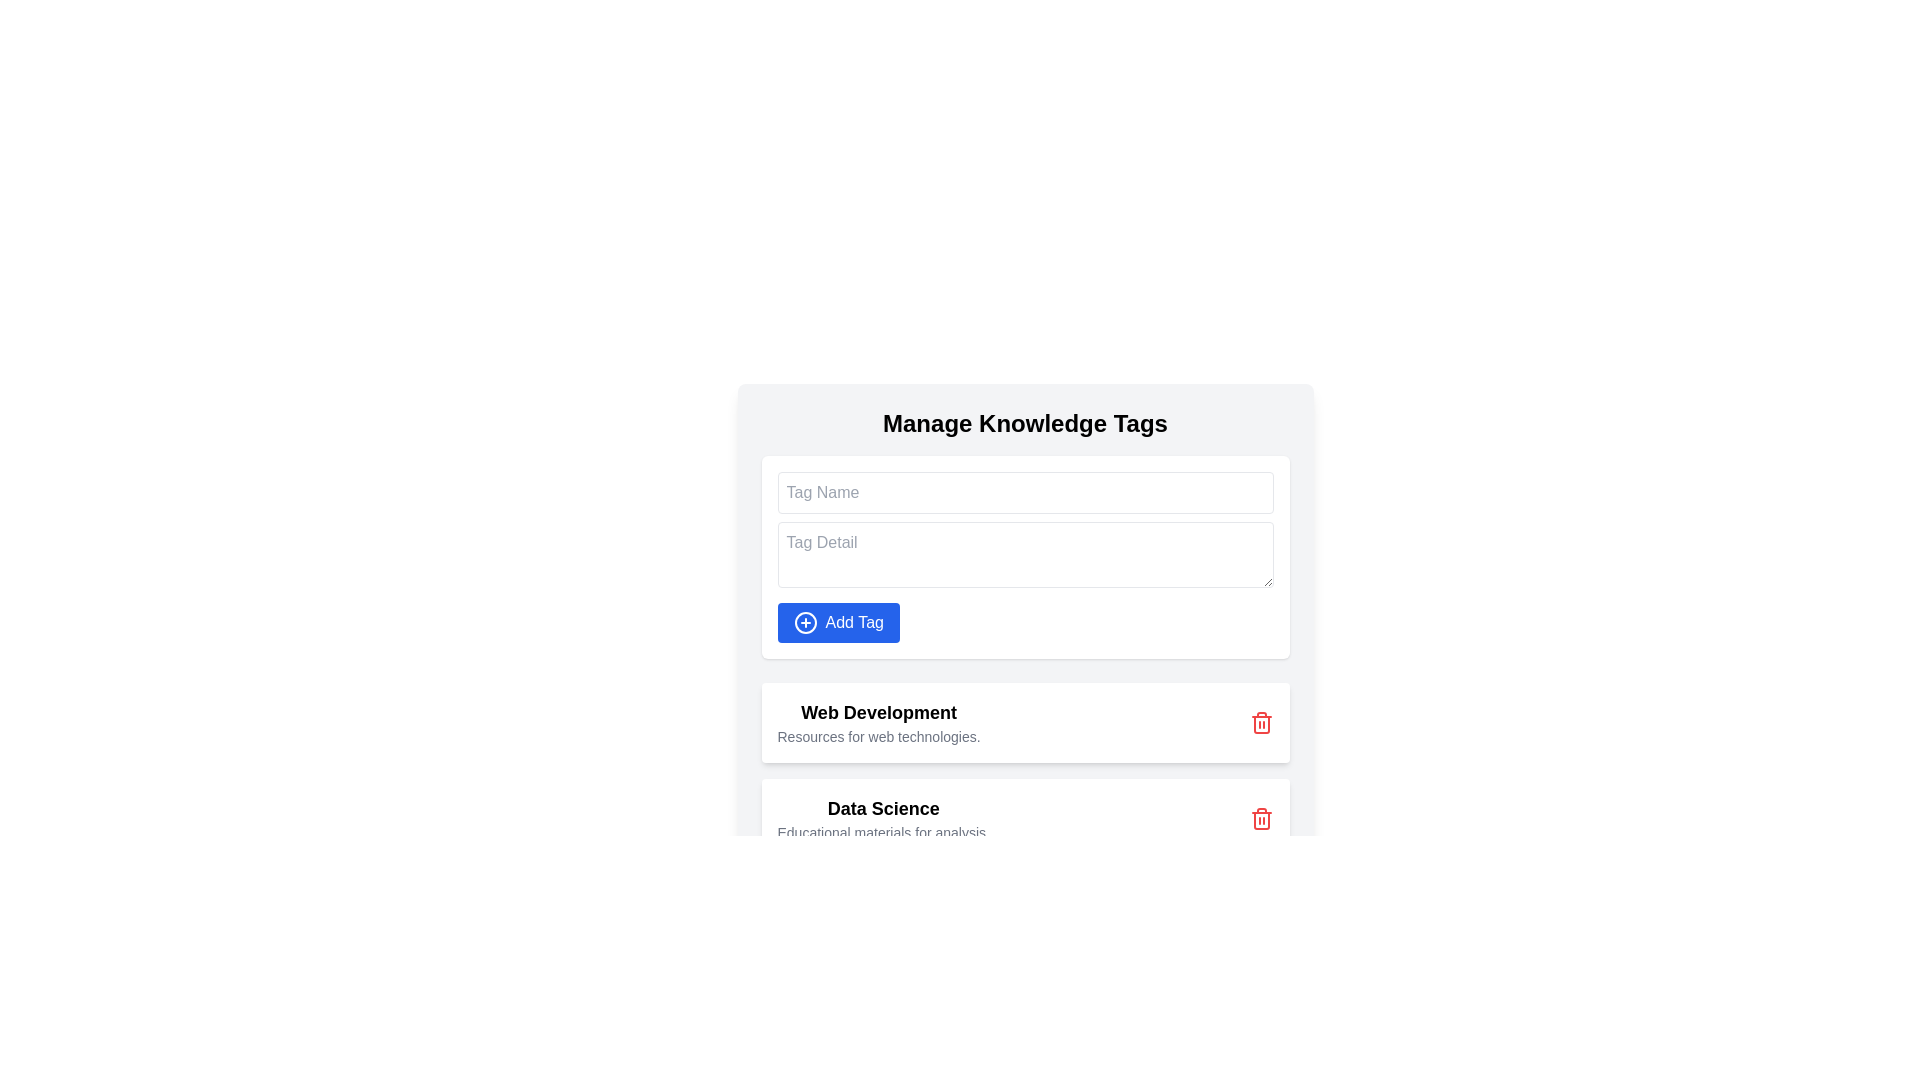 This screenshot has height=1080, width=1920. I want to click on the second last card in the knowledge tags list to interact with its elements, so click(1025, 770).